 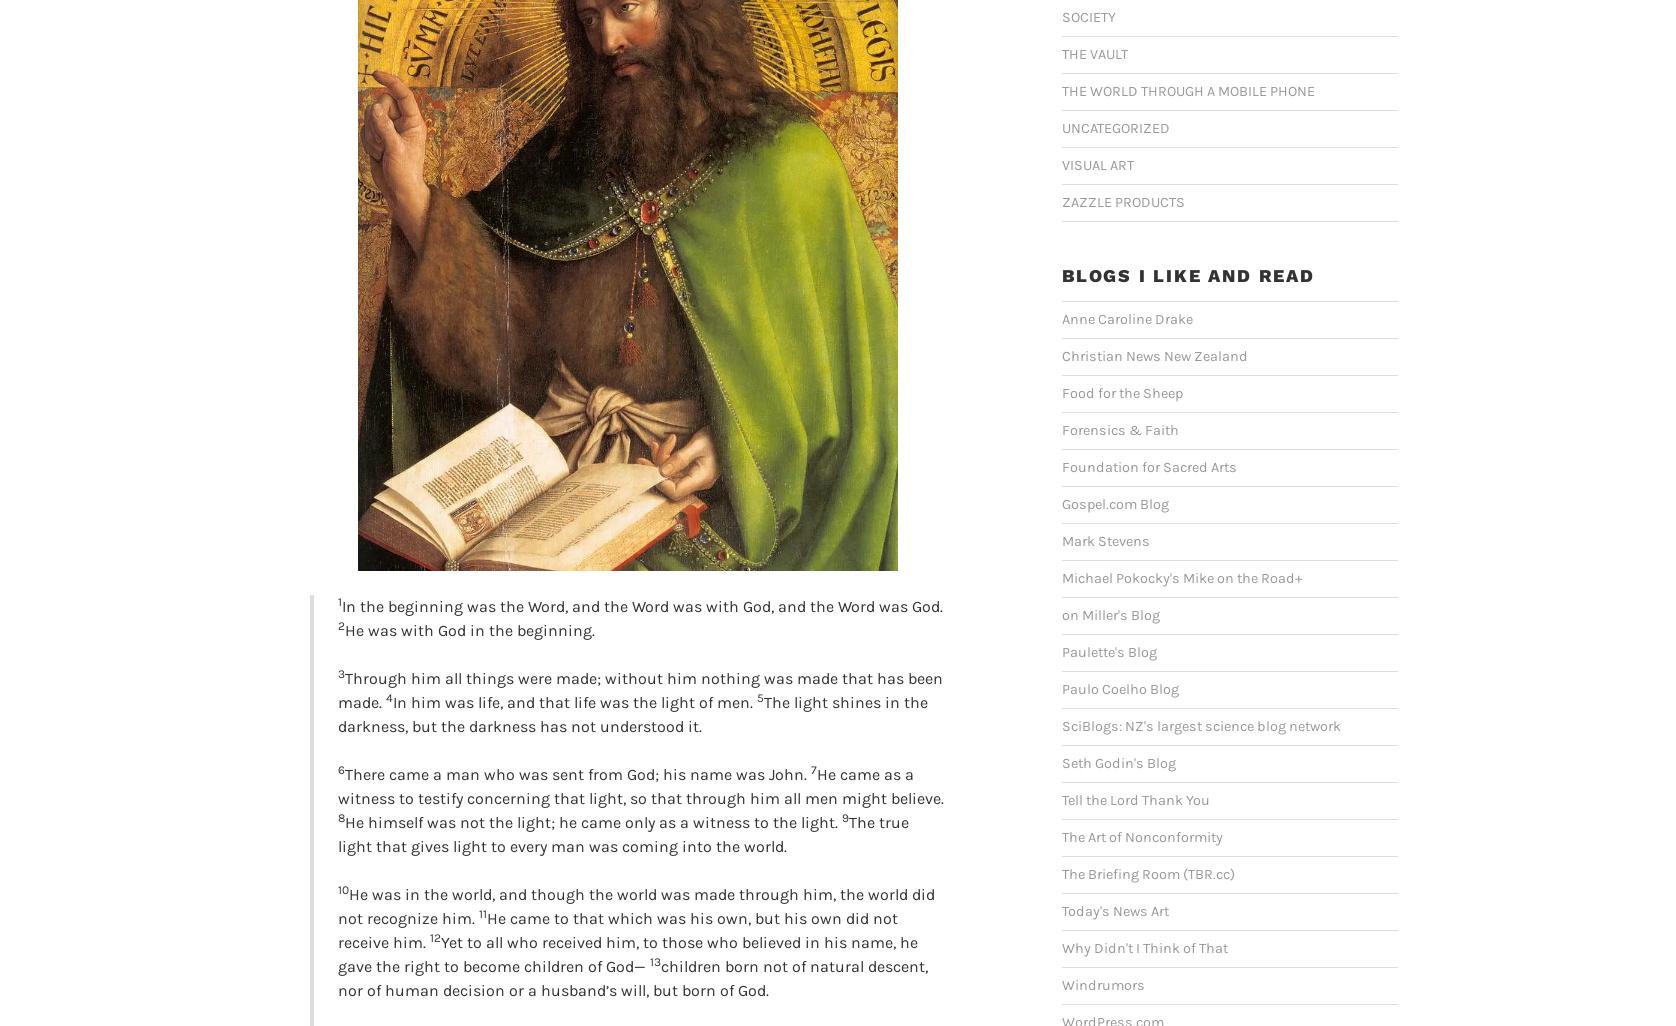 I want to click on 'BLOGS I LIKE AND READ', so click(x=1061, y=274).